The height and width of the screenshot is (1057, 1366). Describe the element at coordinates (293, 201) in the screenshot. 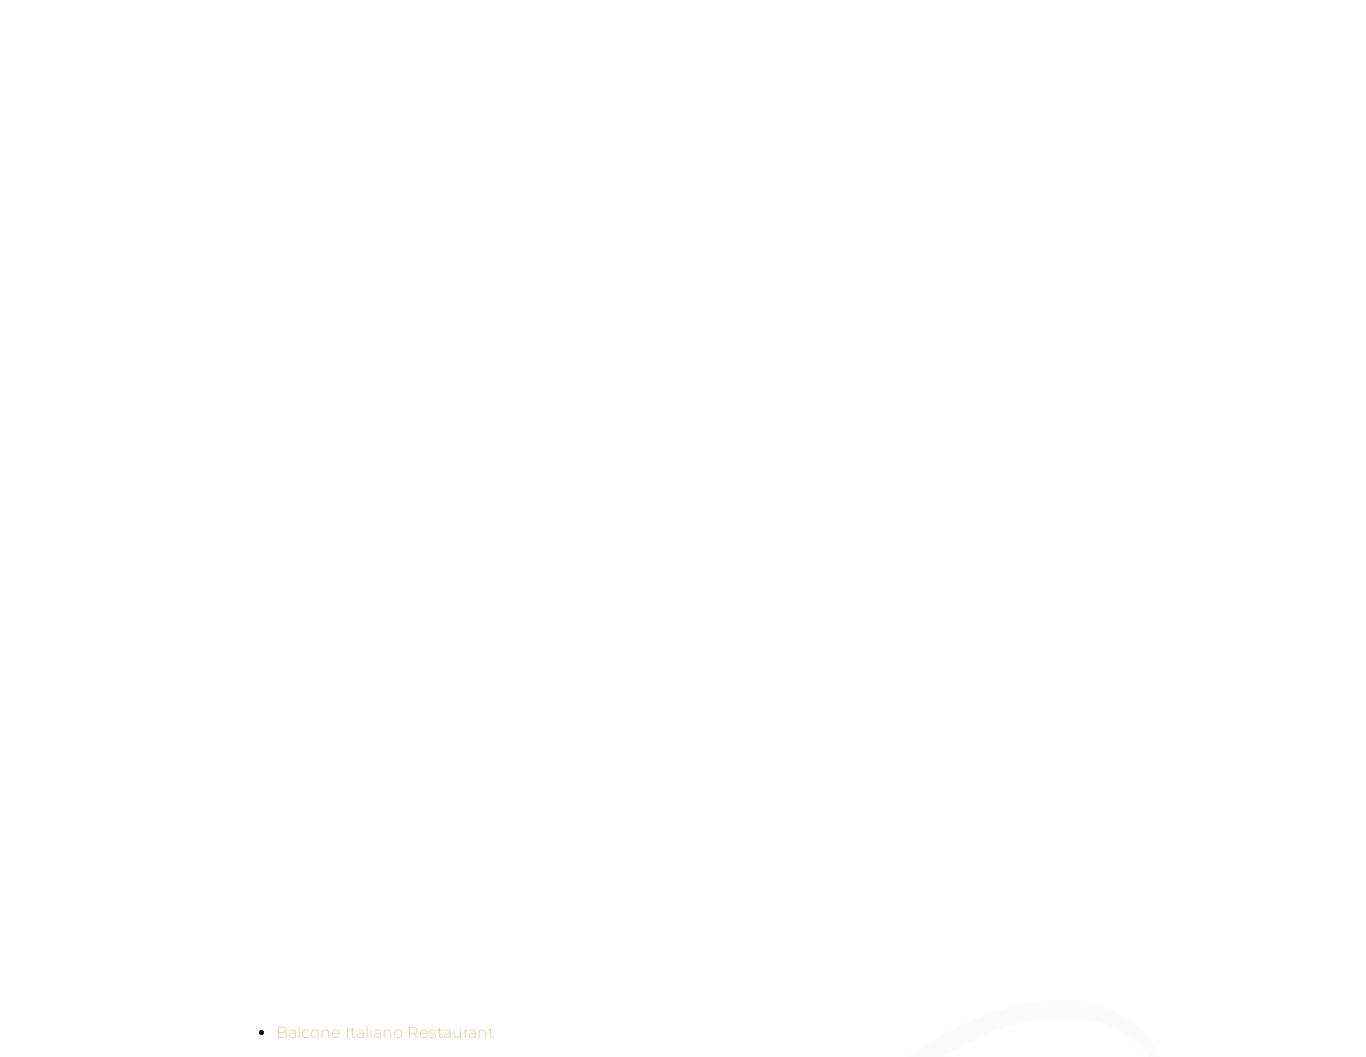

I see `'Home'` at that location.